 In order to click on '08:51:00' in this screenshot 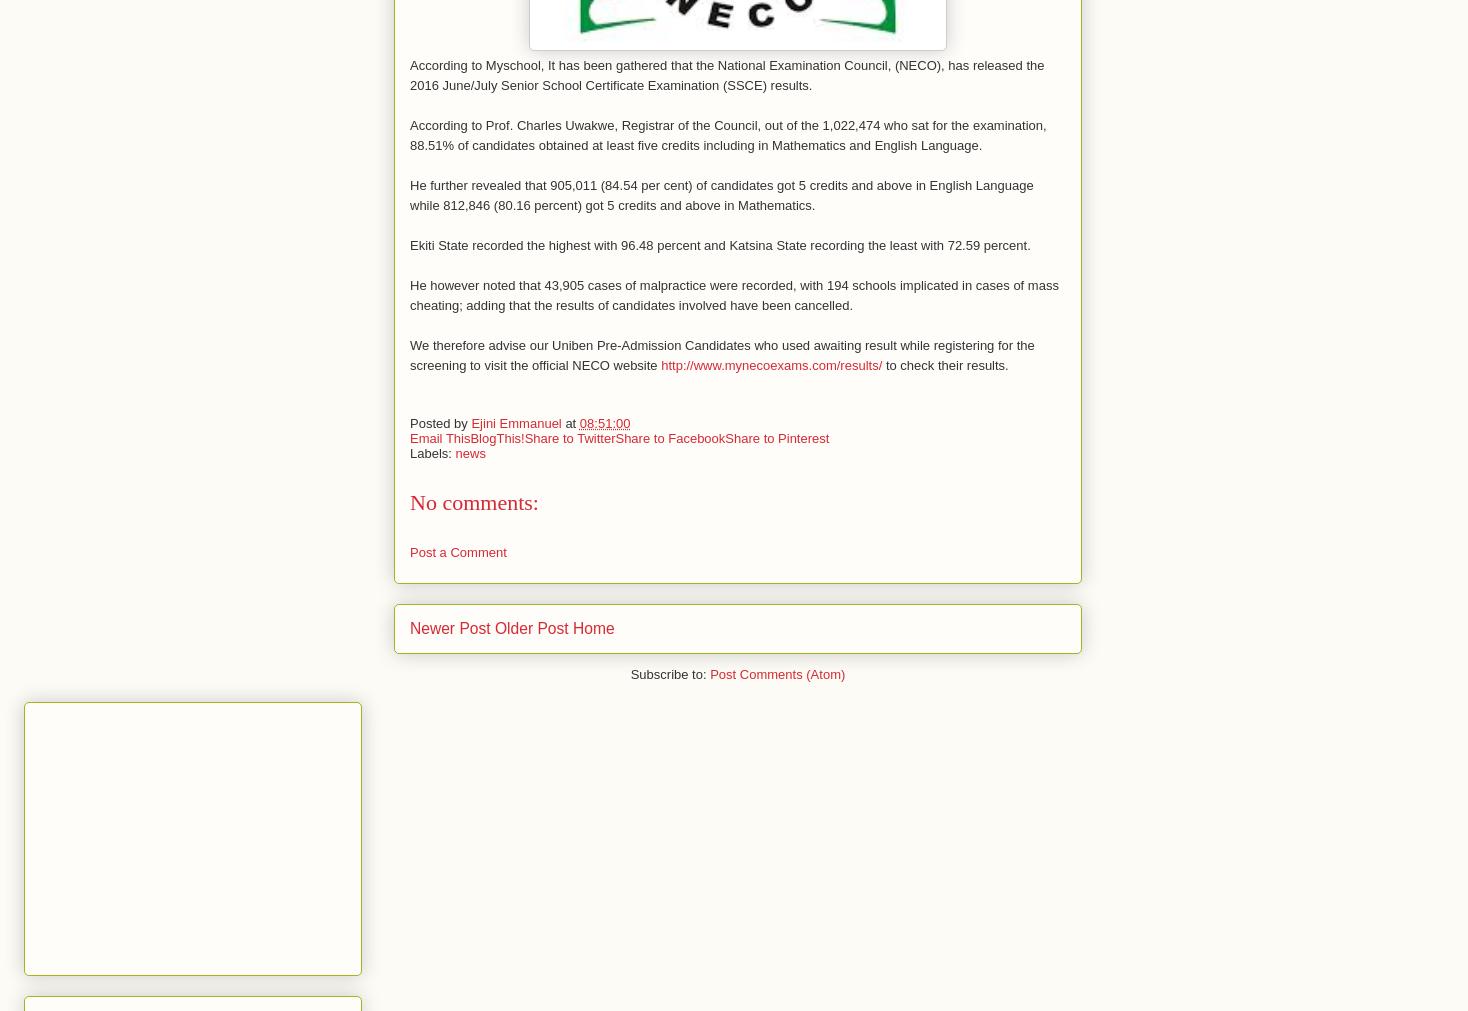, I will do `click(604, 421)`.